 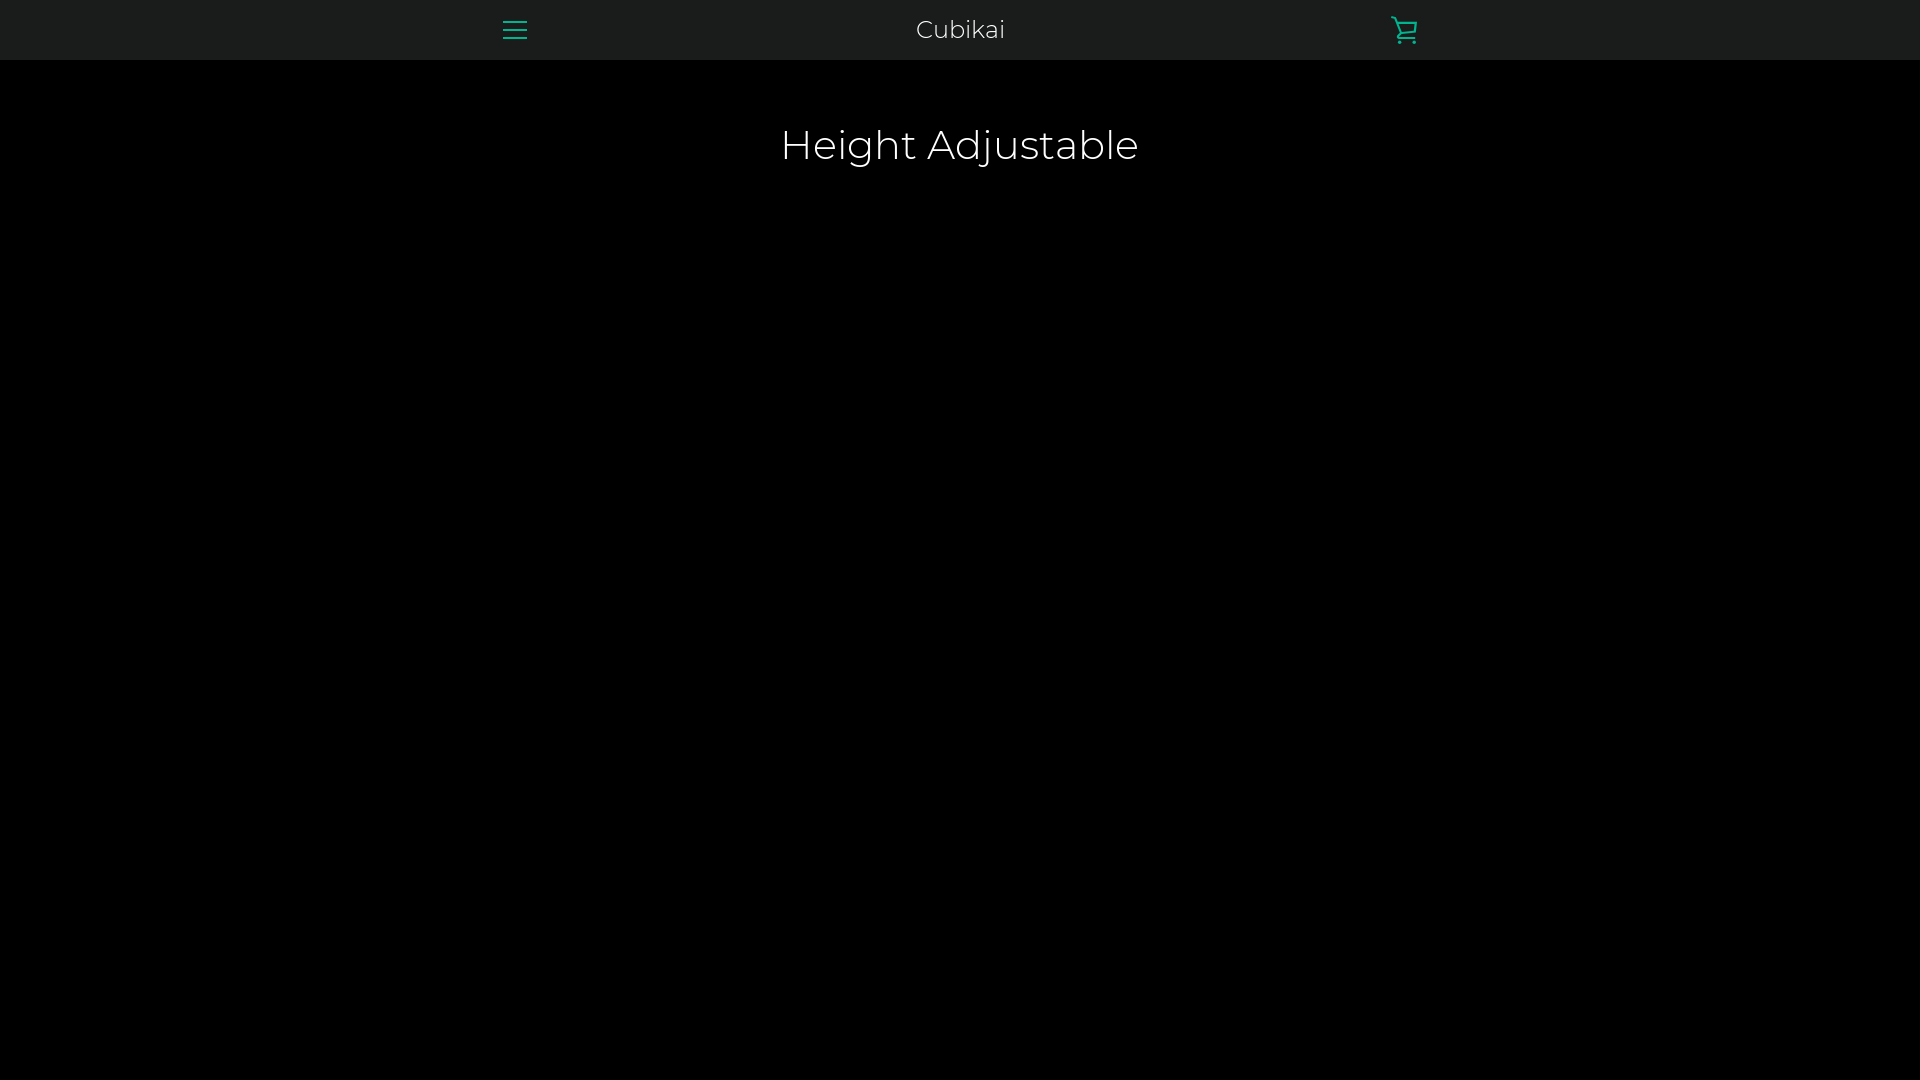 I want to click on 'Skip to content', so click(x=0, y=0).